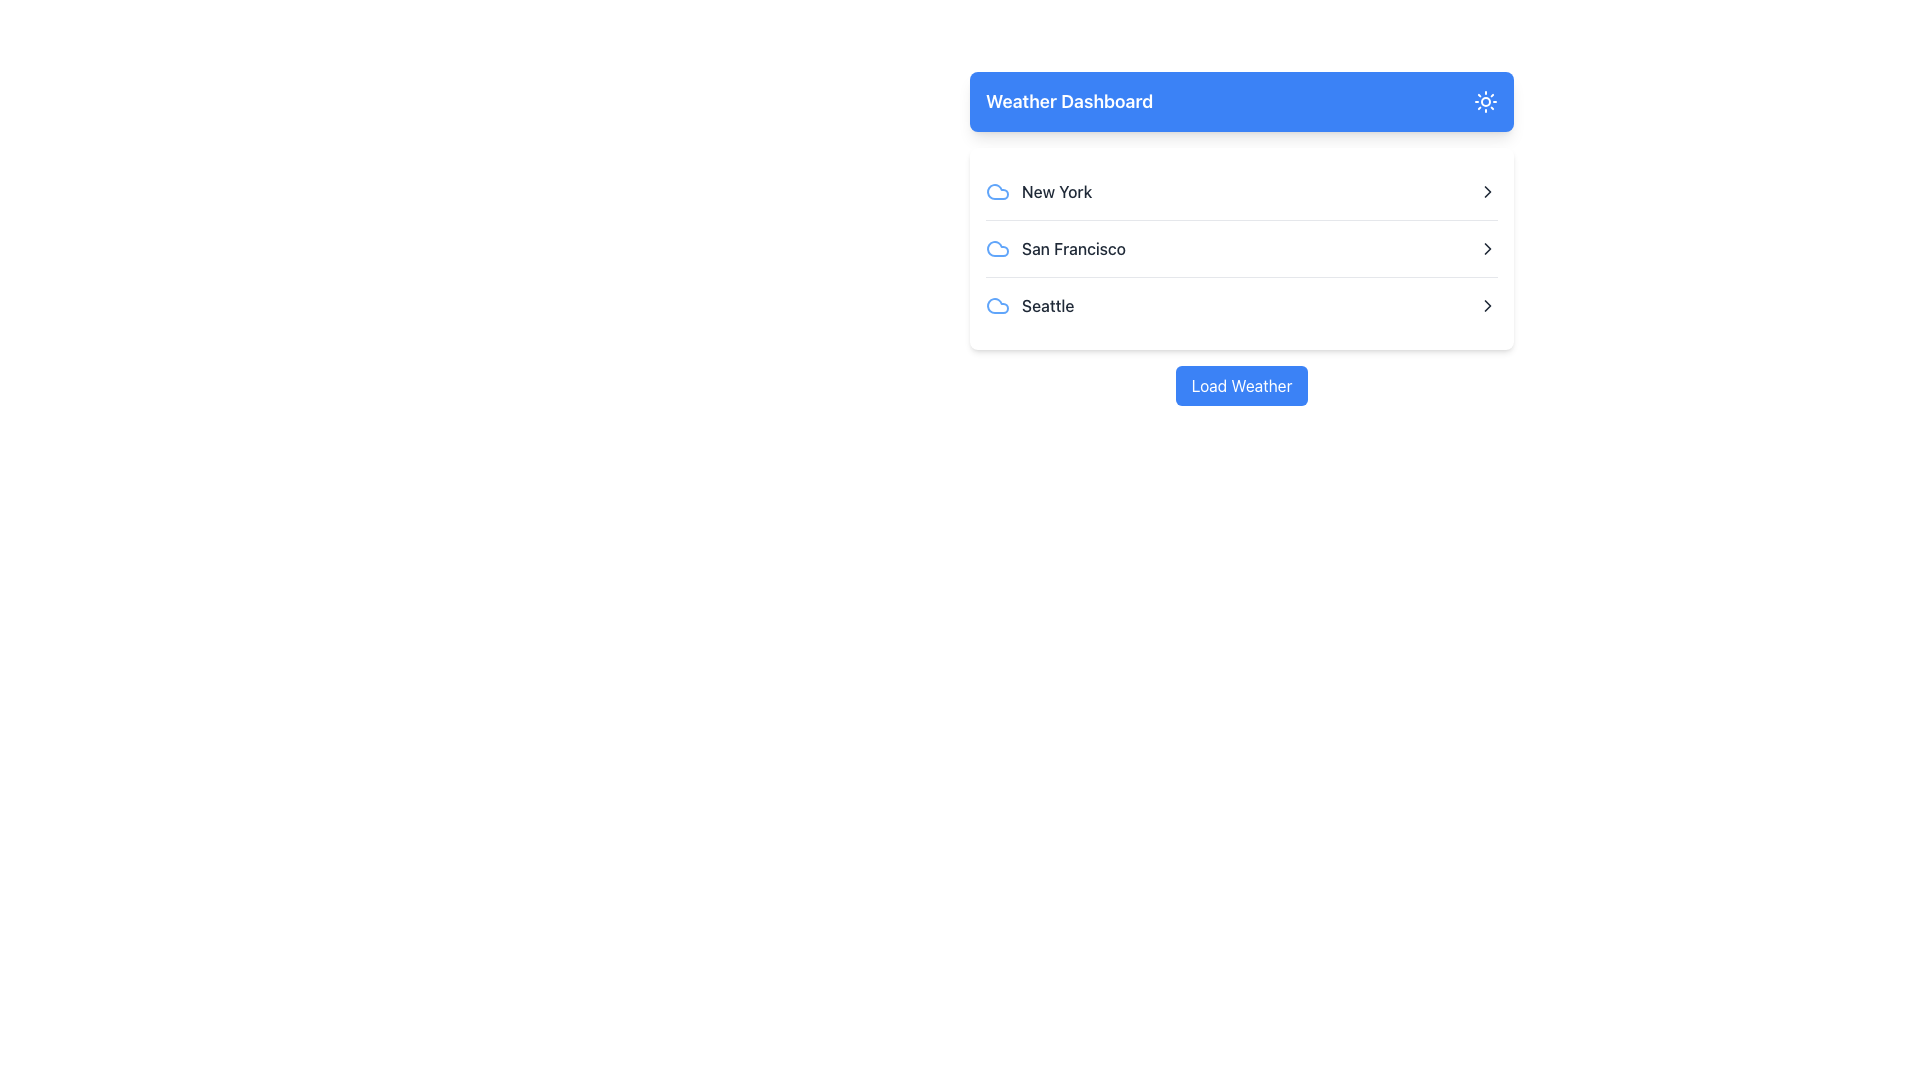 This screenshot has height=1080, width=1920. What do you see at coordinates (1488, 305) in the screenshot?
I see `the right-facing chevron icon located in the rightmost part of the 'Seattle' row of the Weather Dashboard interface to proceed` at bounding box center [1488, 305].